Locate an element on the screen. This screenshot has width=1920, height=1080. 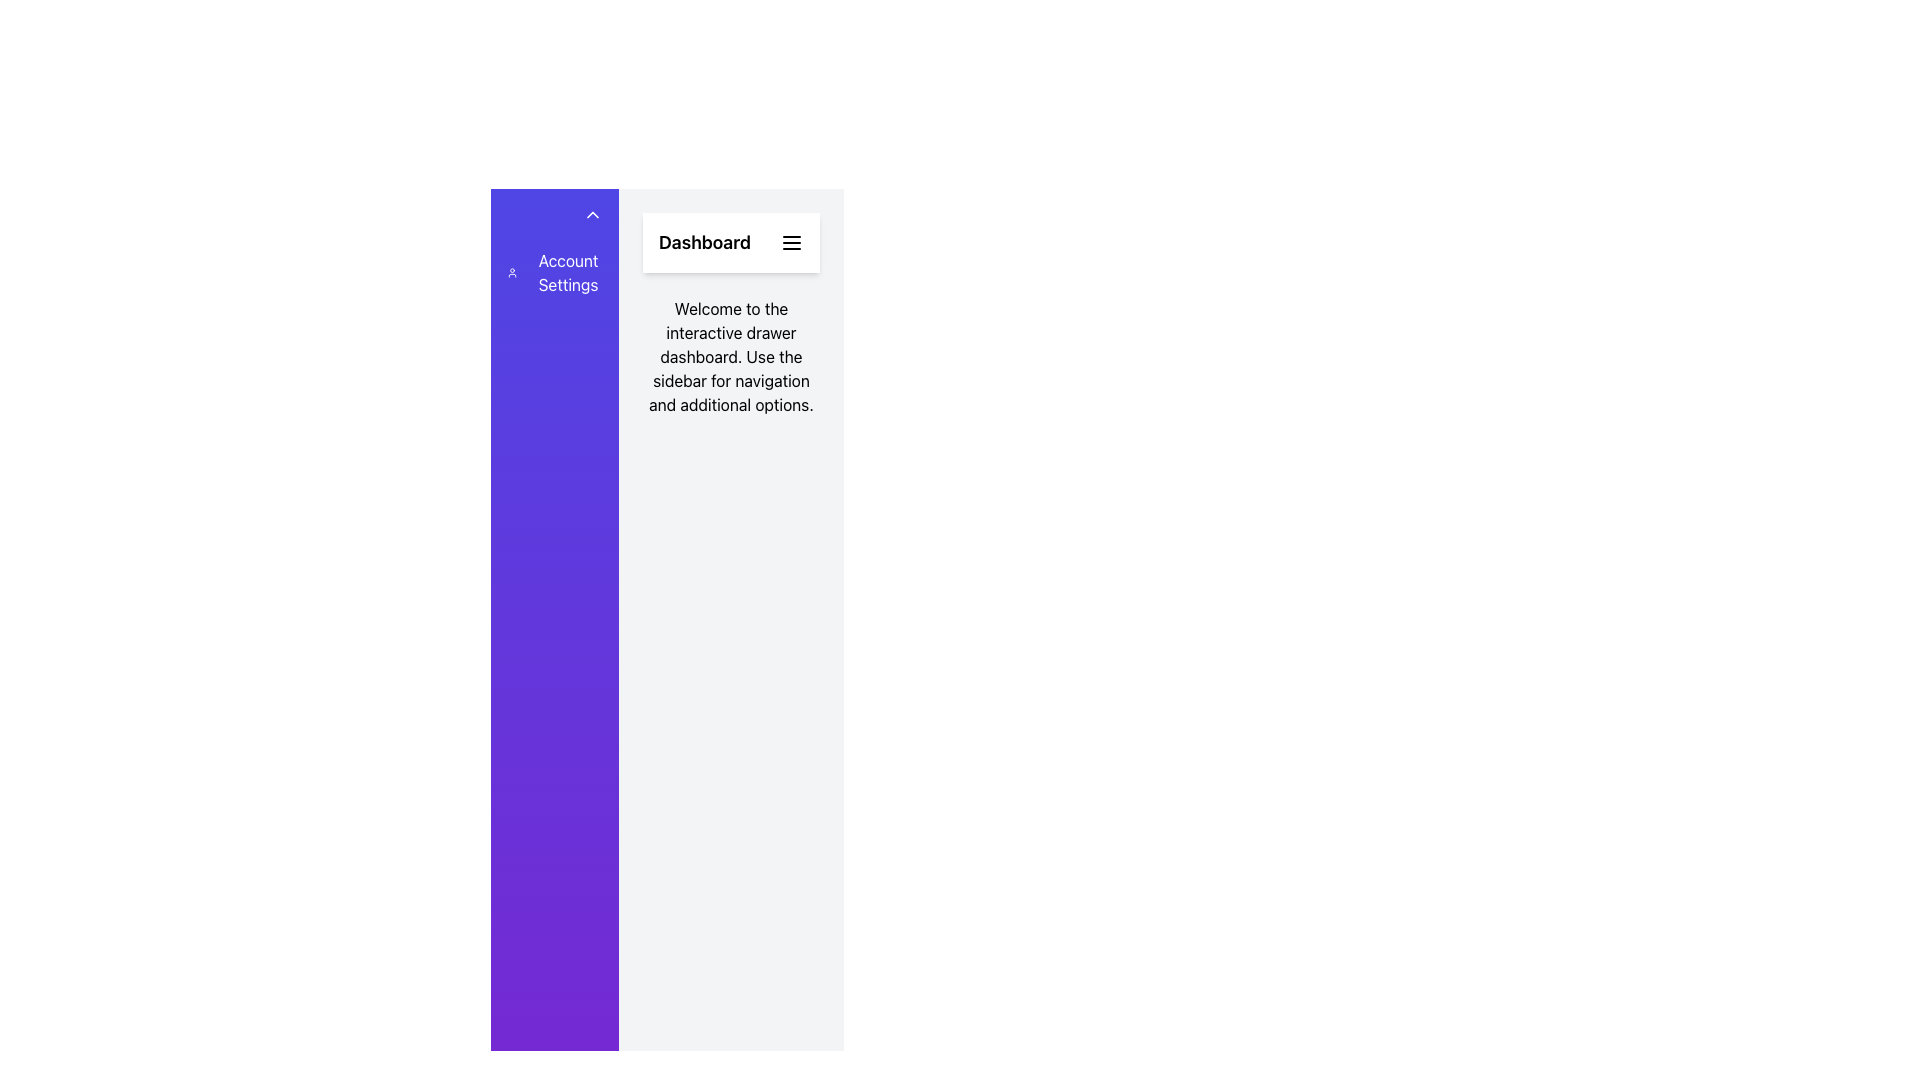
text block that states 'Welcome to the interactive drawer dashboard. Use the sidebar for navigation and additional options.' is located at coordinates (730, 356).